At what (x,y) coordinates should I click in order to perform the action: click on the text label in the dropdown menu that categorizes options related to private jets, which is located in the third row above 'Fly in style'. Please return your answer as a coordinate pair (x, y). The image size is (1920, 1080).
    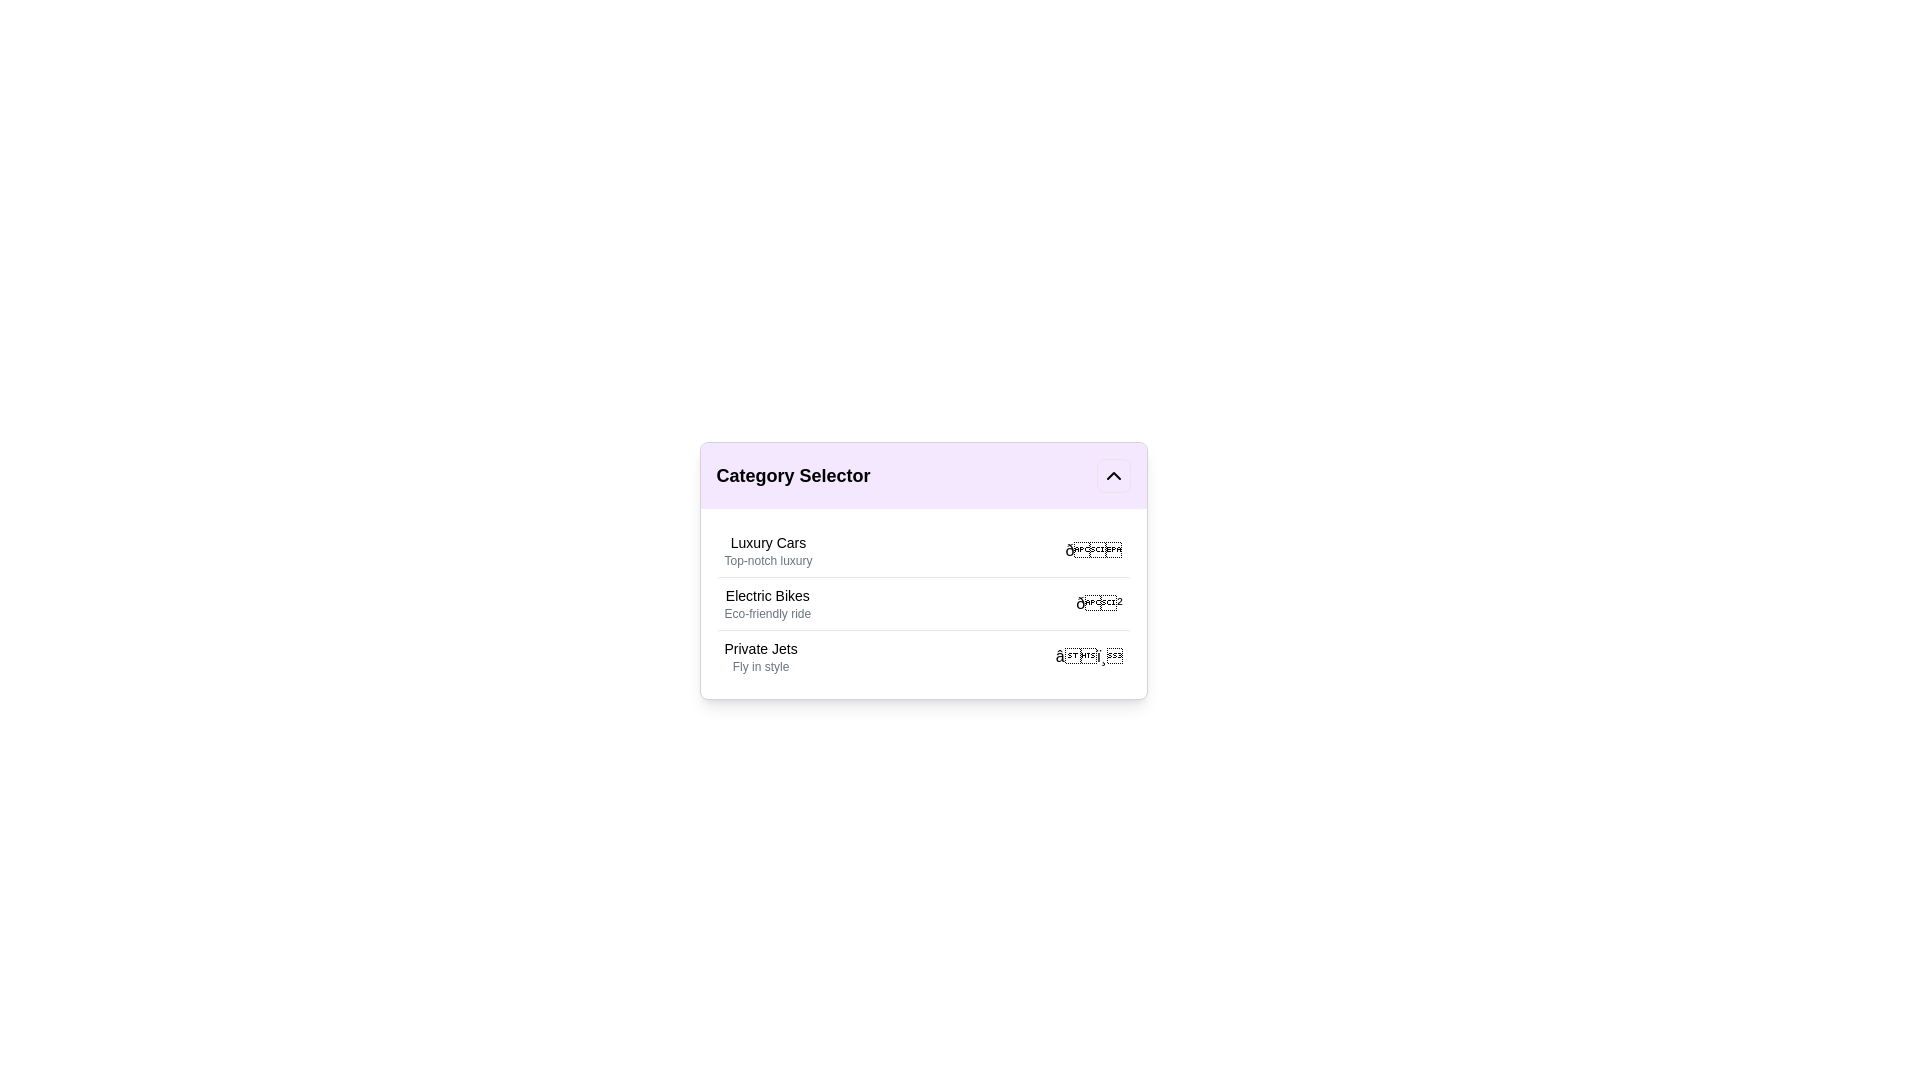
    Looking at the image, I should click on (760, 648).